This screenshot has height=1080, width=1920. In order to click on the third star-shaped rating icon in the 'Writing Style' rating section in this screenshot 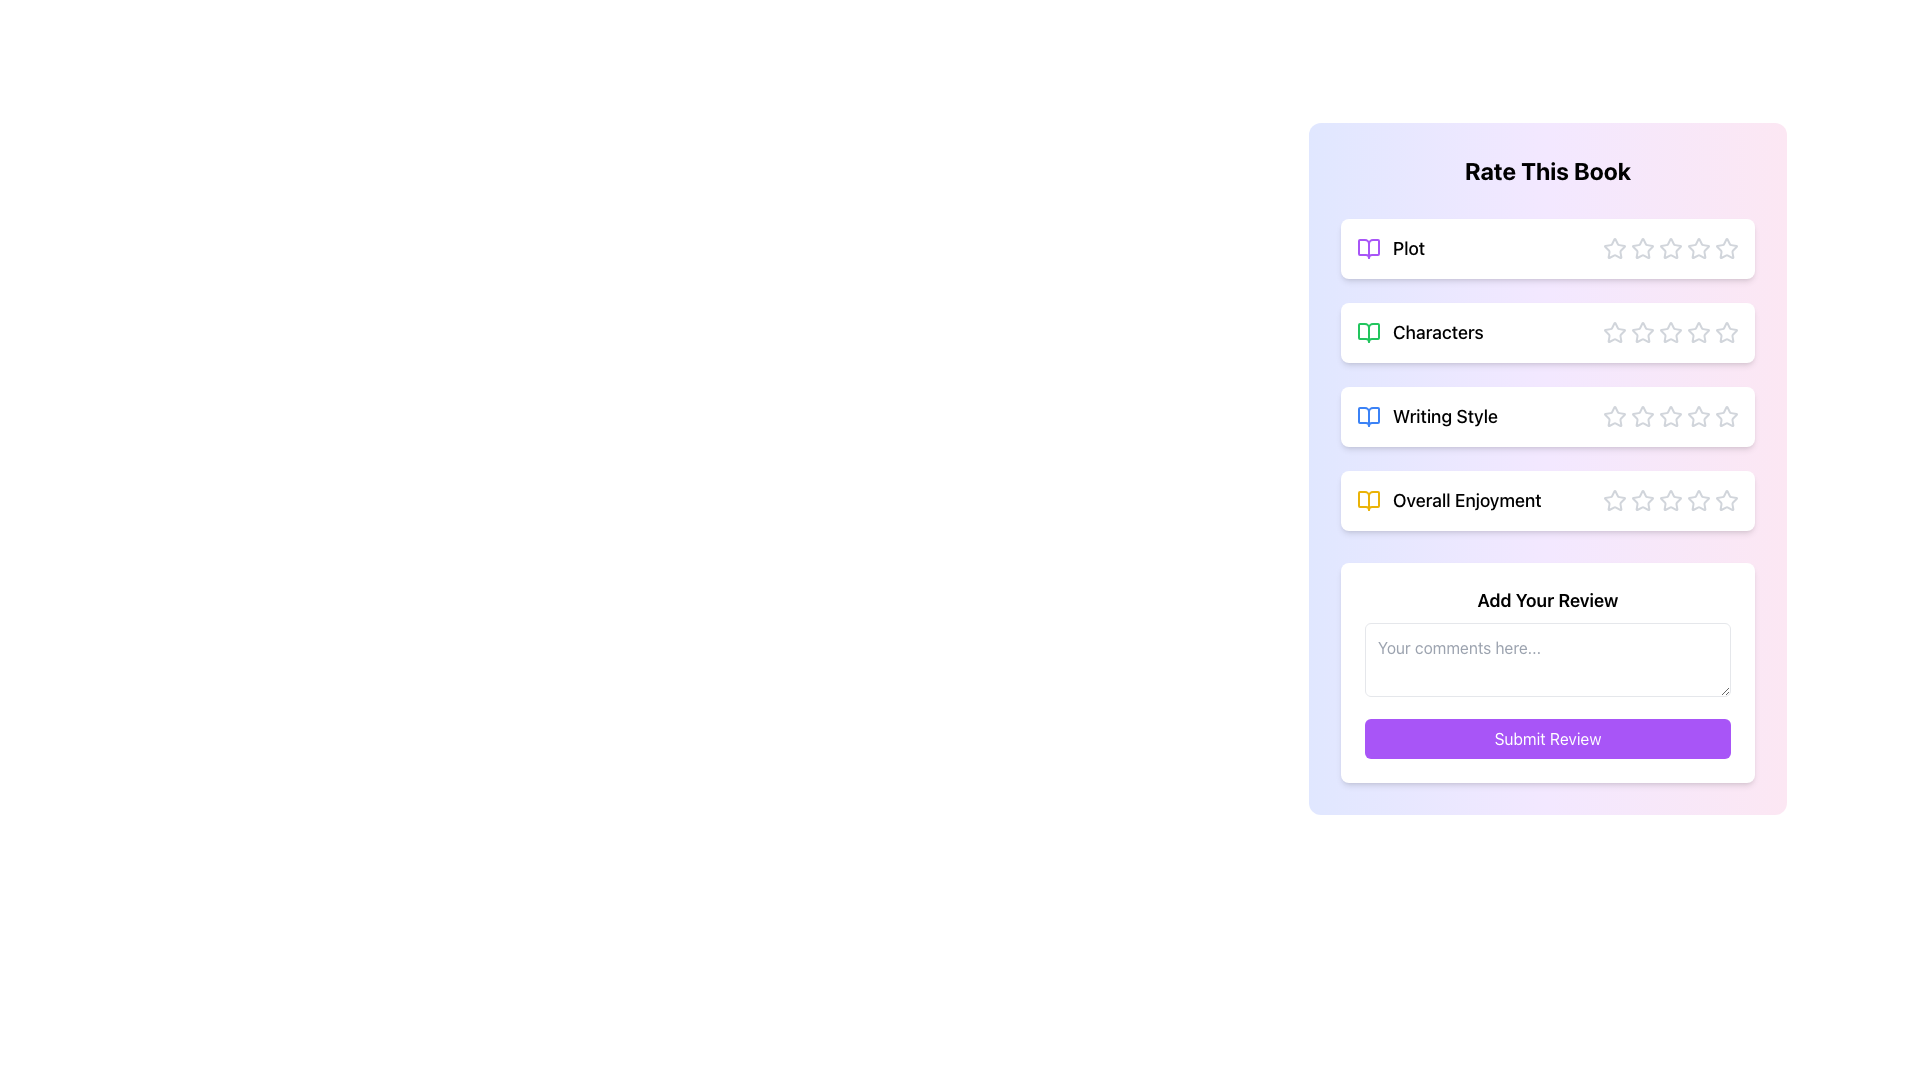, I will do `click(1642, 415)`.